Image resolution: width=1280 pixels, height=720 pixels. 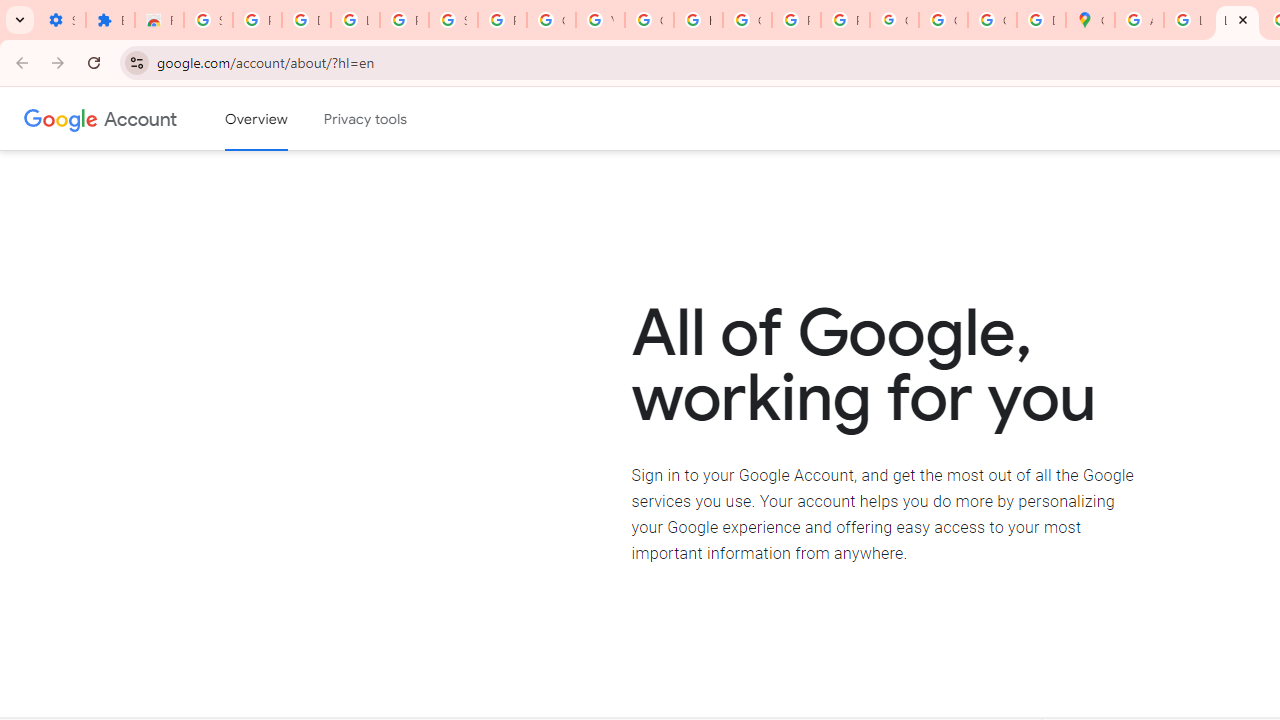 I want to click on 'Google Maps', so click(x=1089, y=20).